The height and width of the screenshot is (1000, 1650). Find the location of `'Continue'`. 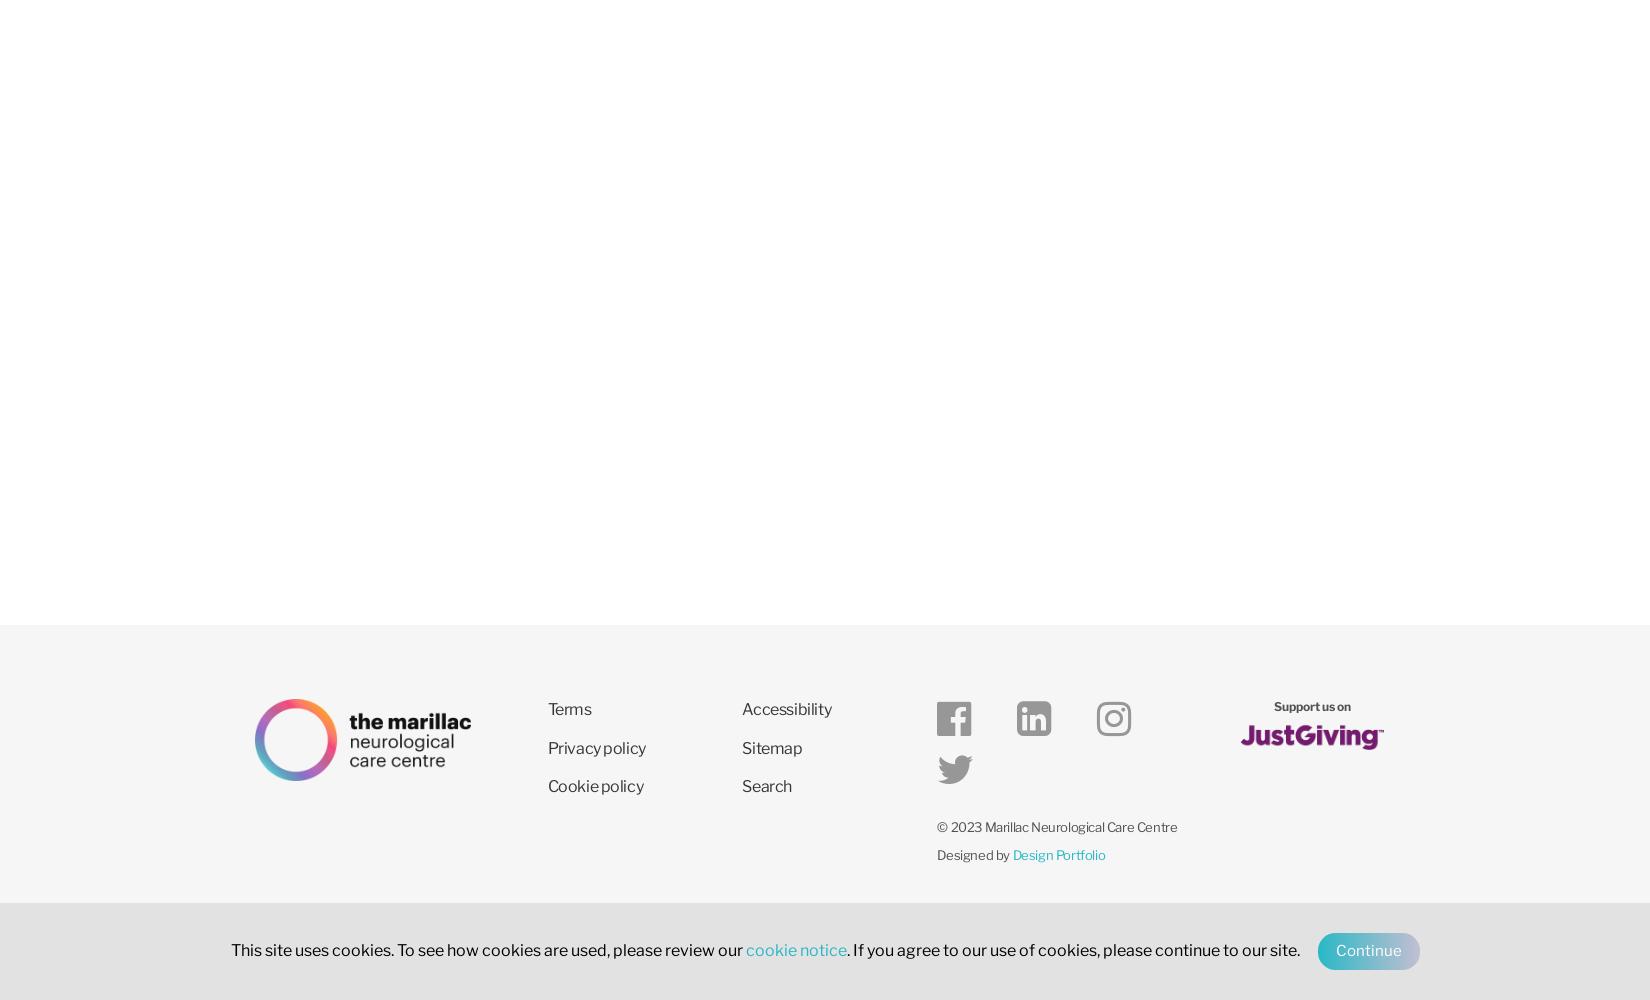

'Continue' is located at coordinates (1367, 950).